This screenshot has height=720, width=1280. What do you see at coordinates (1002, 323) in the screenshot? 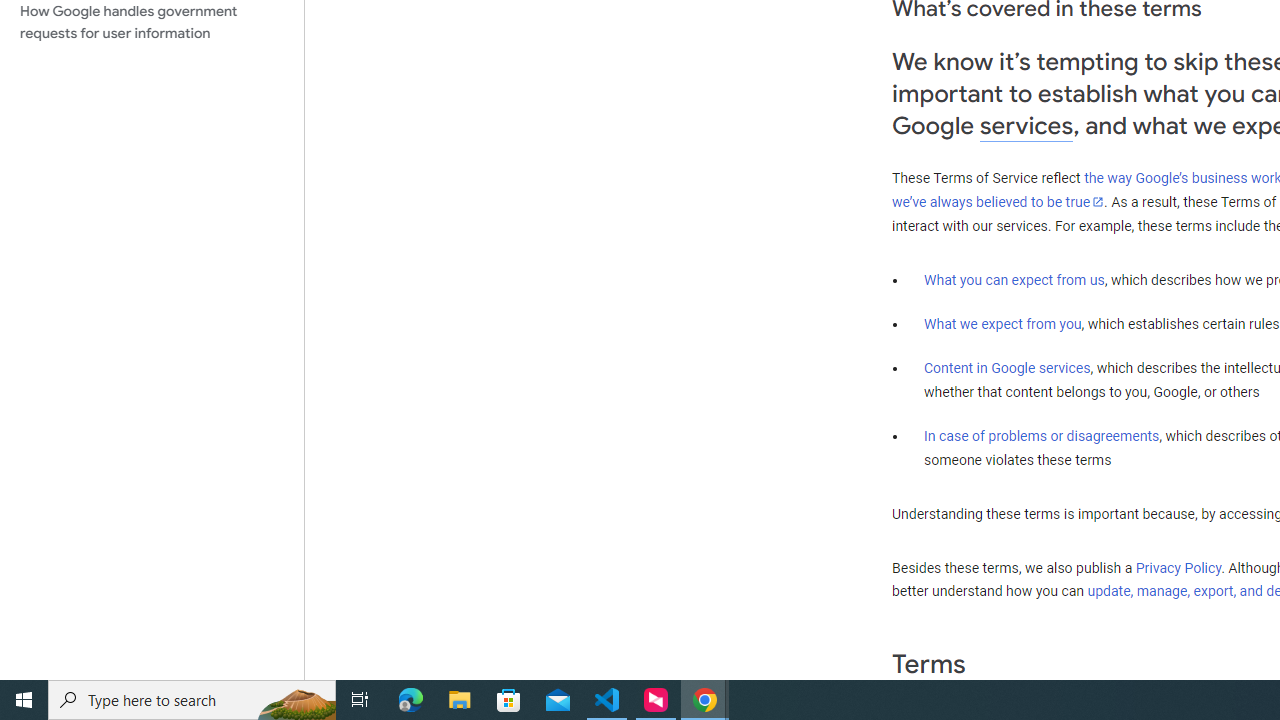
I see `'What we expect from you'` at bounding box center [1002, 323].